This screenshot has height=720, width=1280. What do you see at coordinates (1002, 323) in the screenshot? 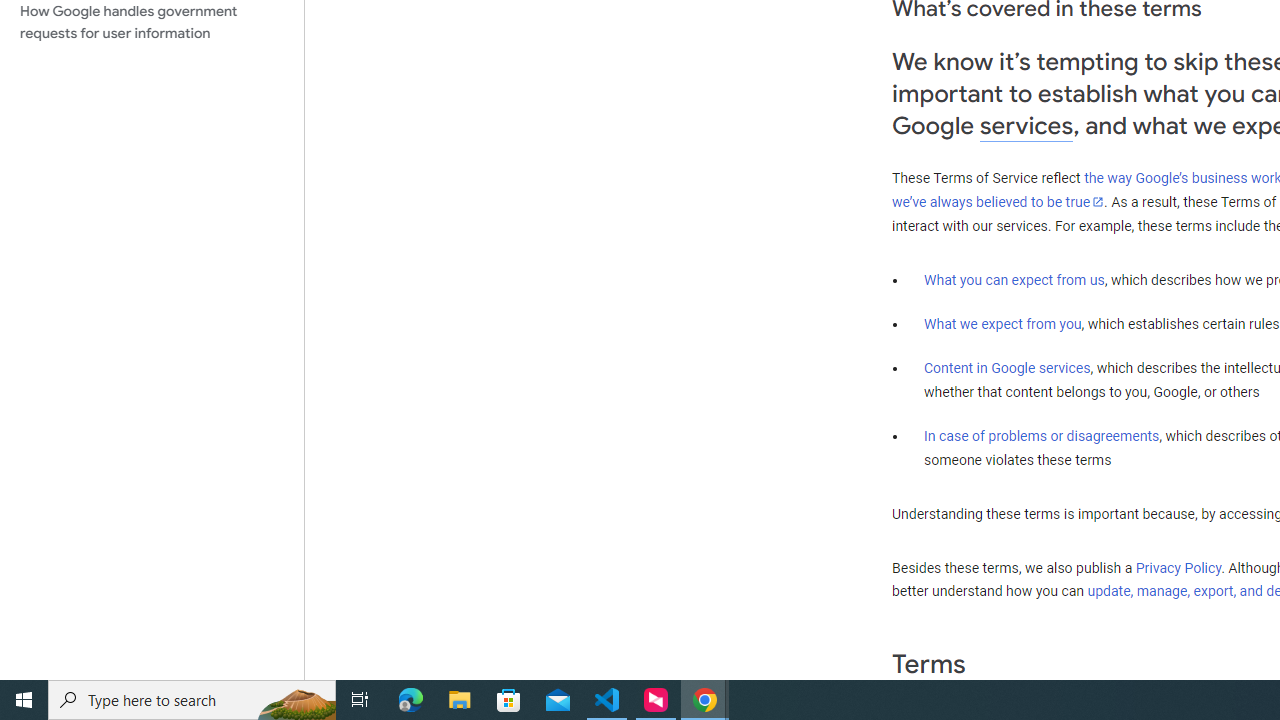
I see `'What we expect from you'` at bounding box center [1002, 323].